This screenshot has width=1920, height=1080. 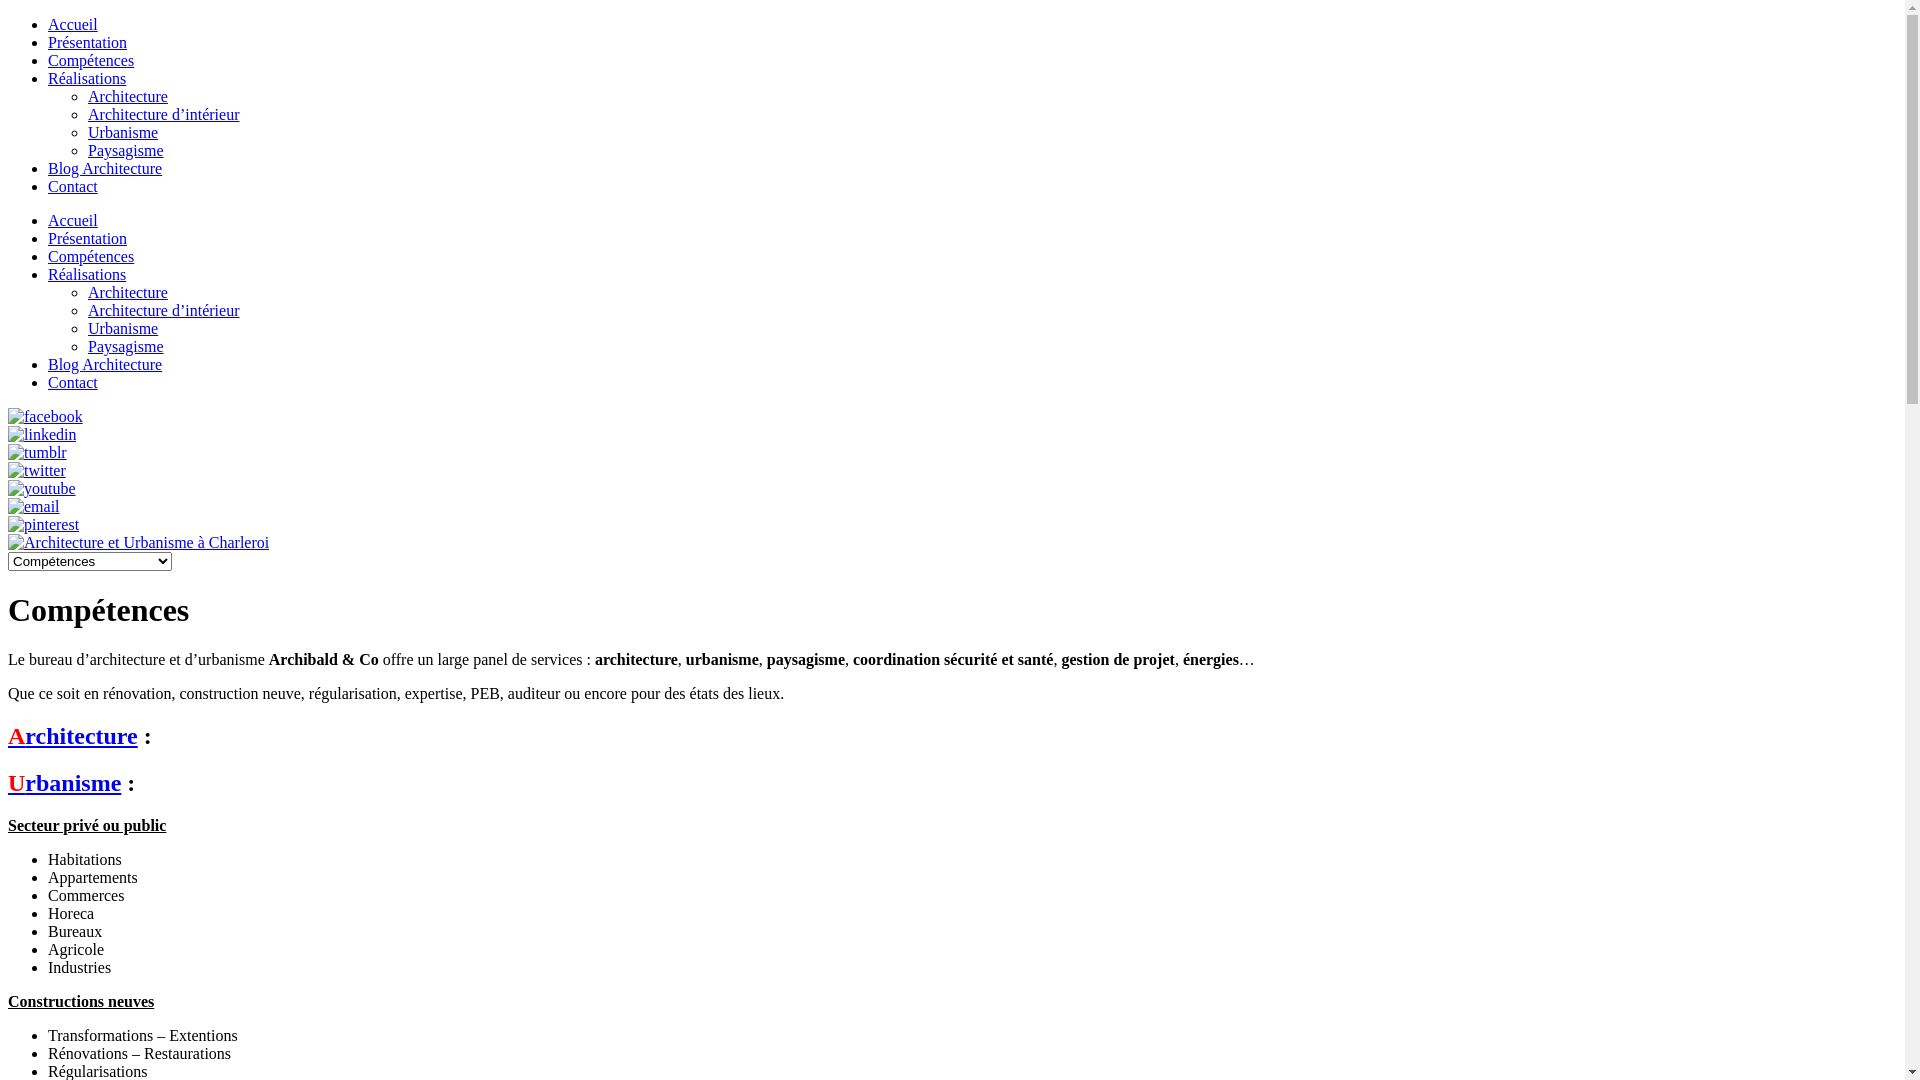 I want to click on 'Accueil', so click(x=72, y=220).